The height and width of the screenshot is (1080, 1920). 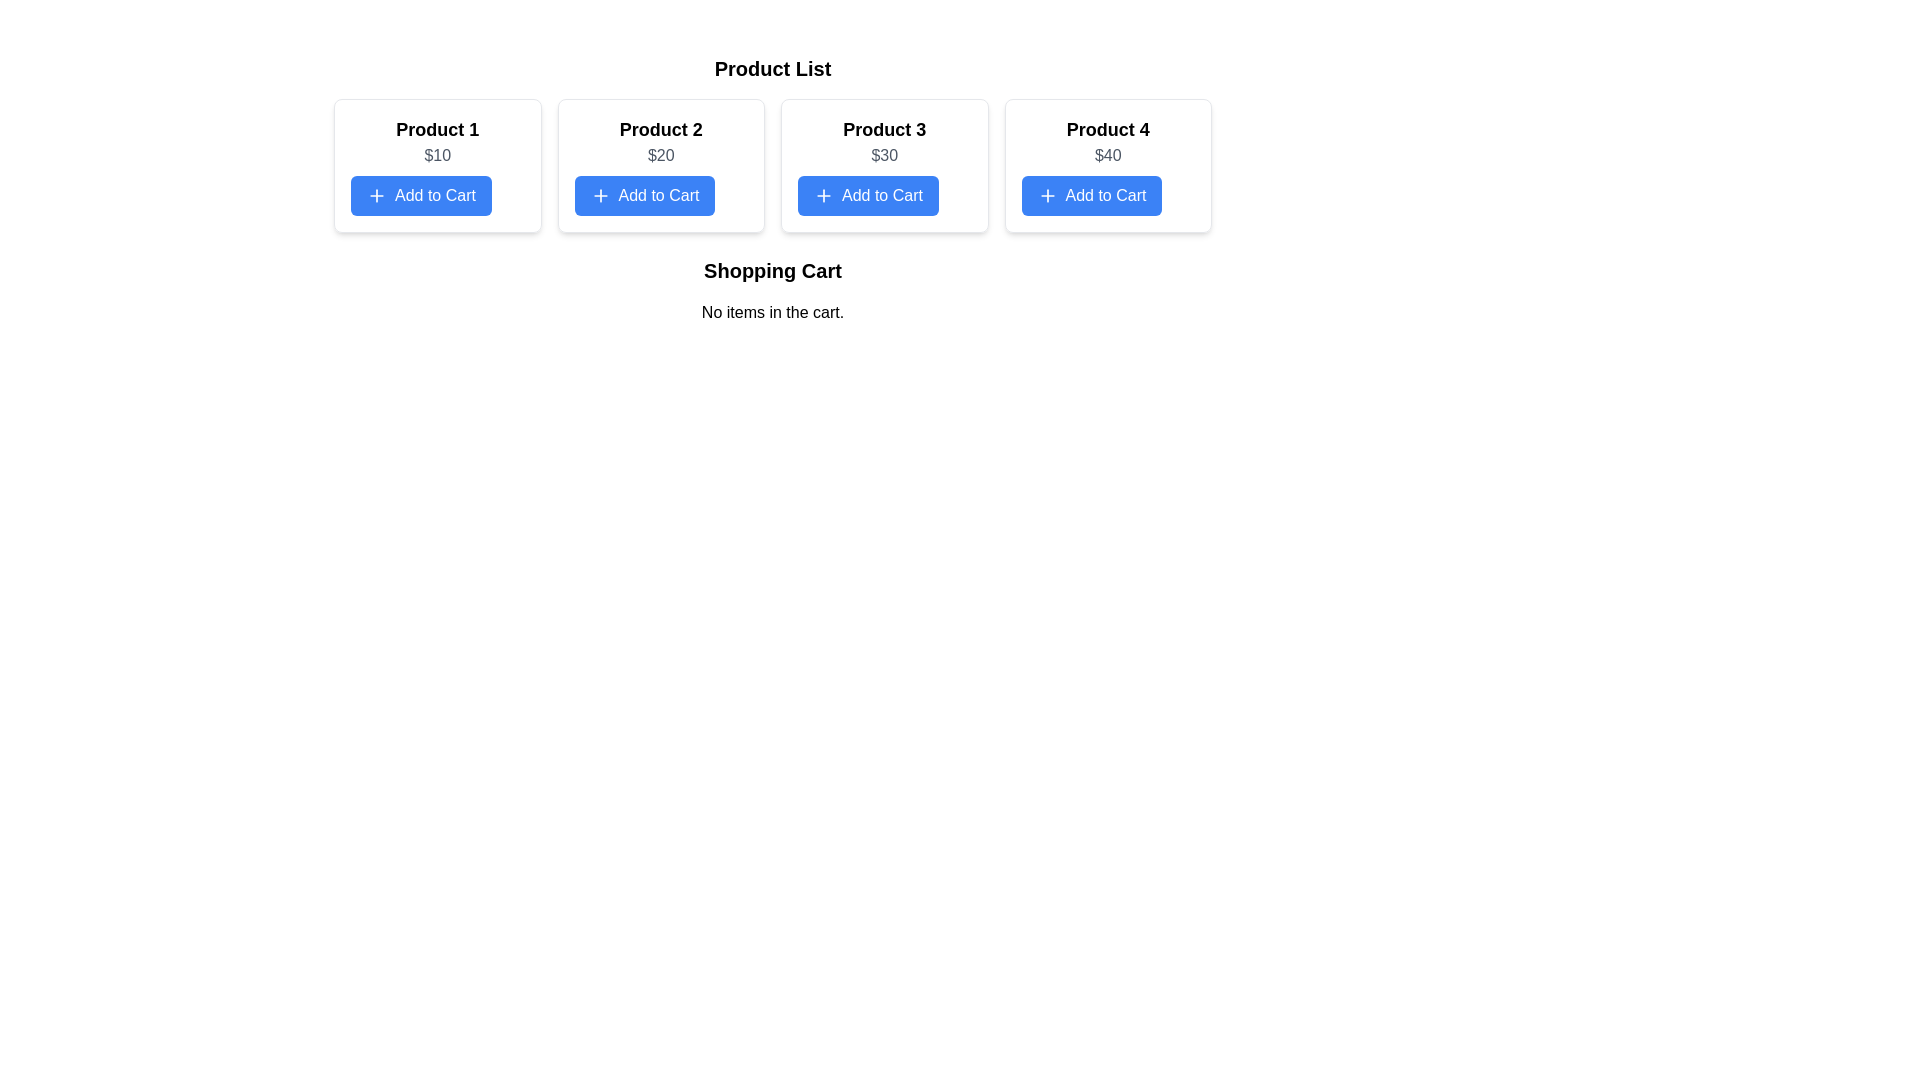 I want to click on the 'Add to Cart' button on the product card located under the 'Product List' heading, which is the third item in a row of four items, so click(x=883, y=164).